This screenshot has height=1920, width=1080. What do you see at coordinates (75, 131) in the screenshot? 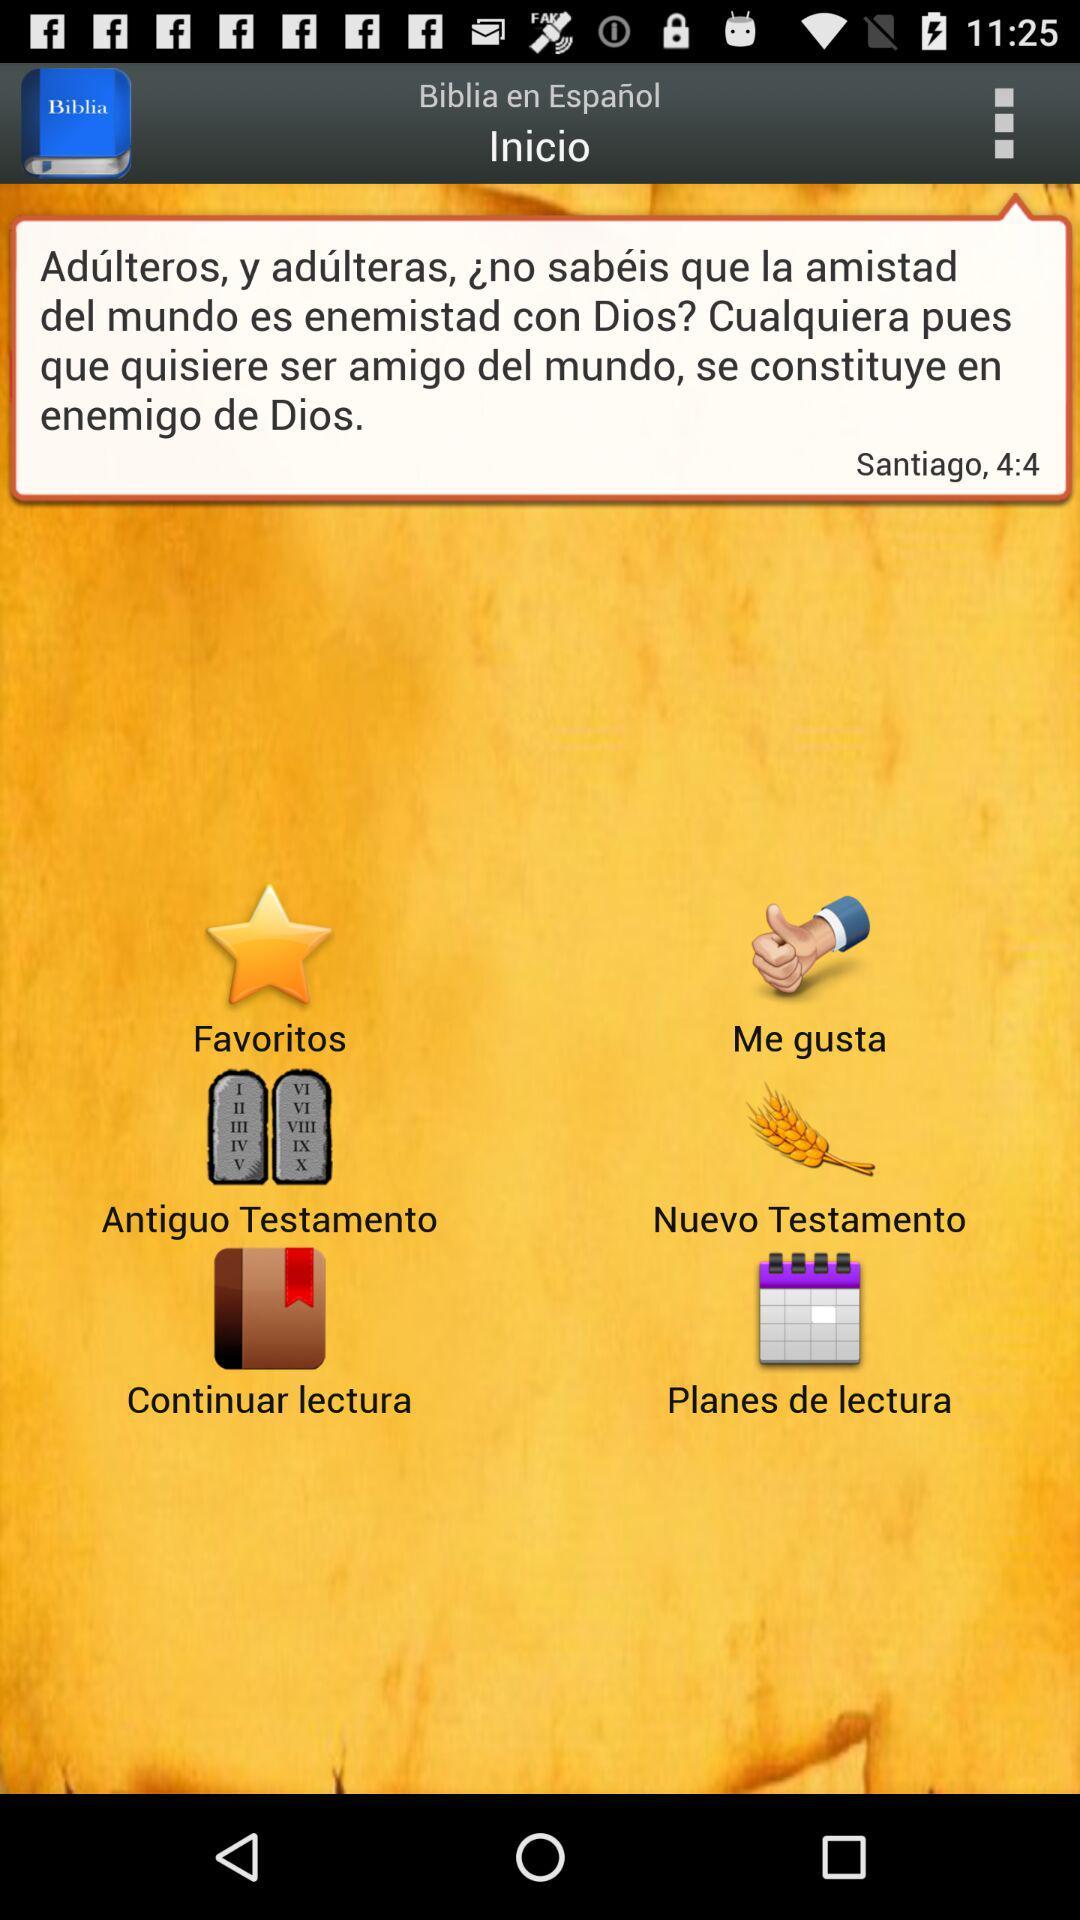
I see `the book icon` at bounding box center [75, 131].